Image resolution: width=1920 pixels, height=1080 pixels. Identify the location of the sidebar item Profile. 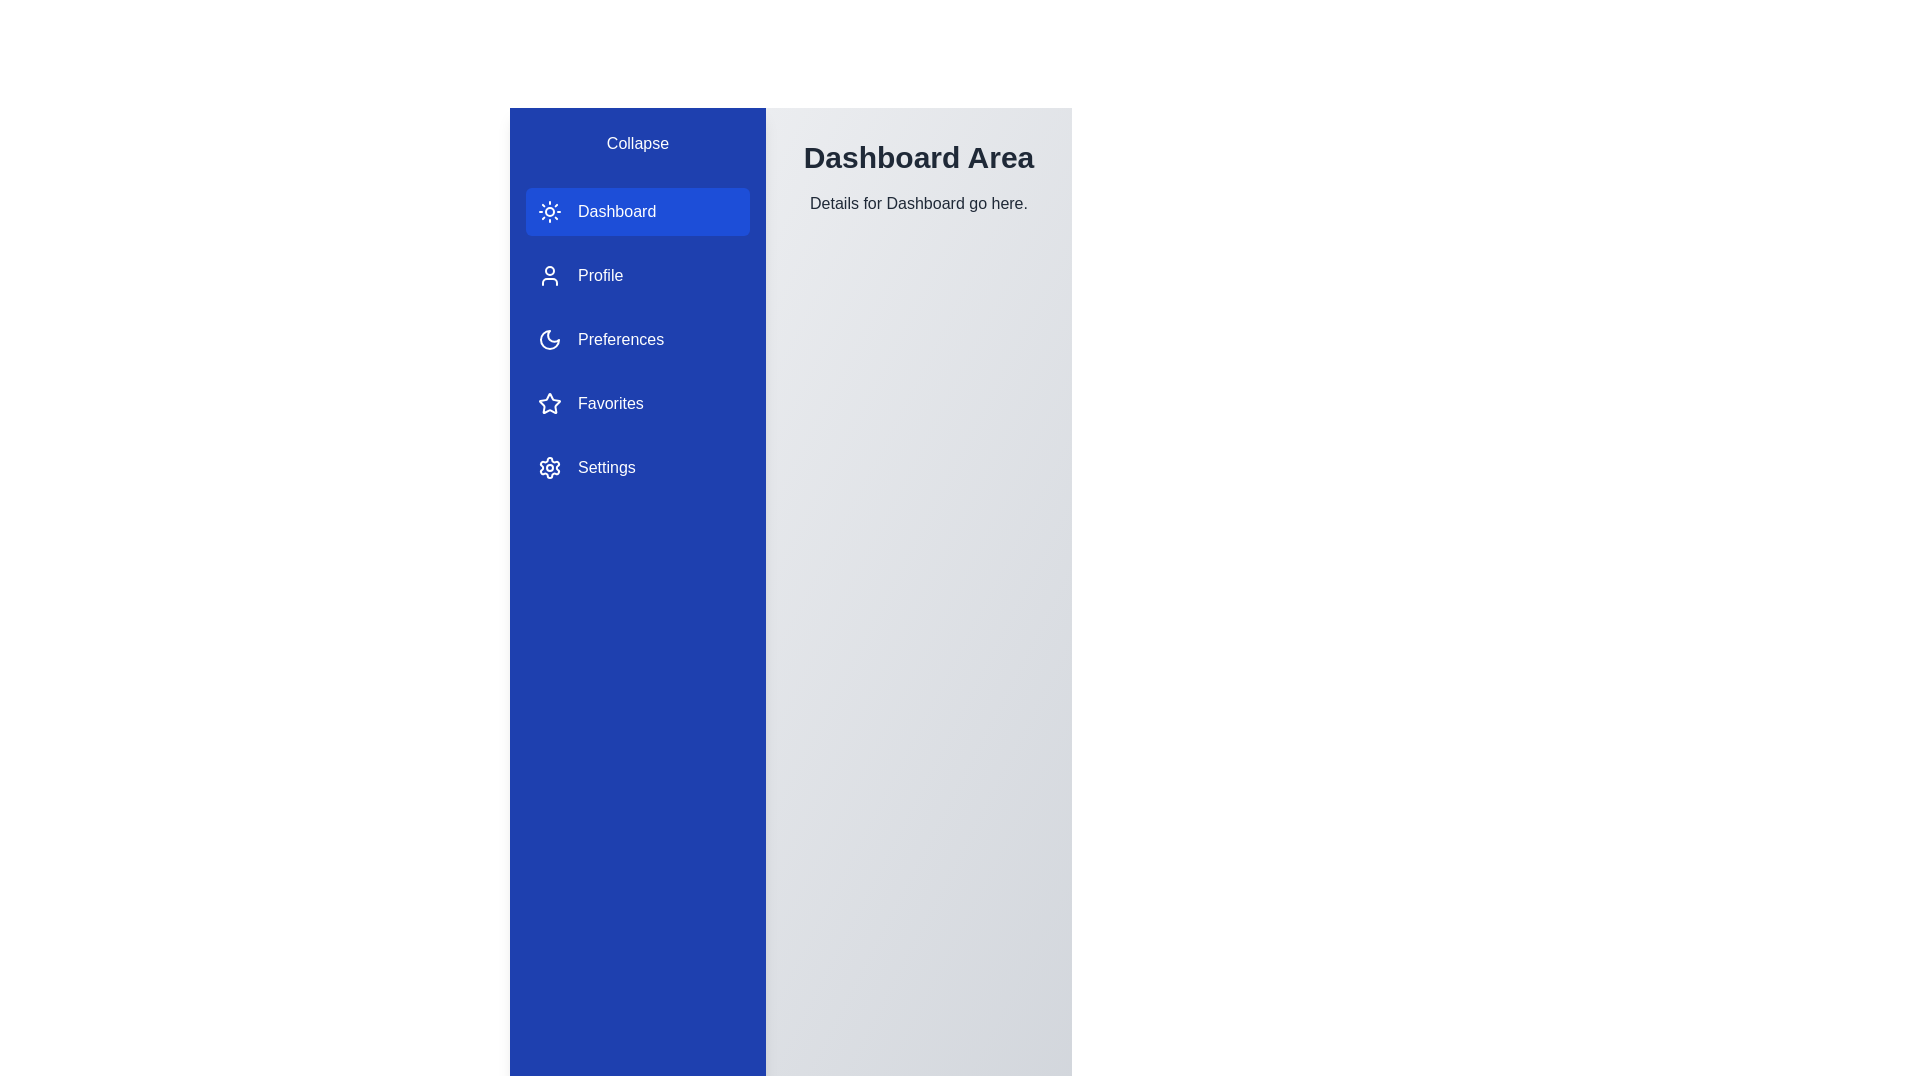
(637, 276).